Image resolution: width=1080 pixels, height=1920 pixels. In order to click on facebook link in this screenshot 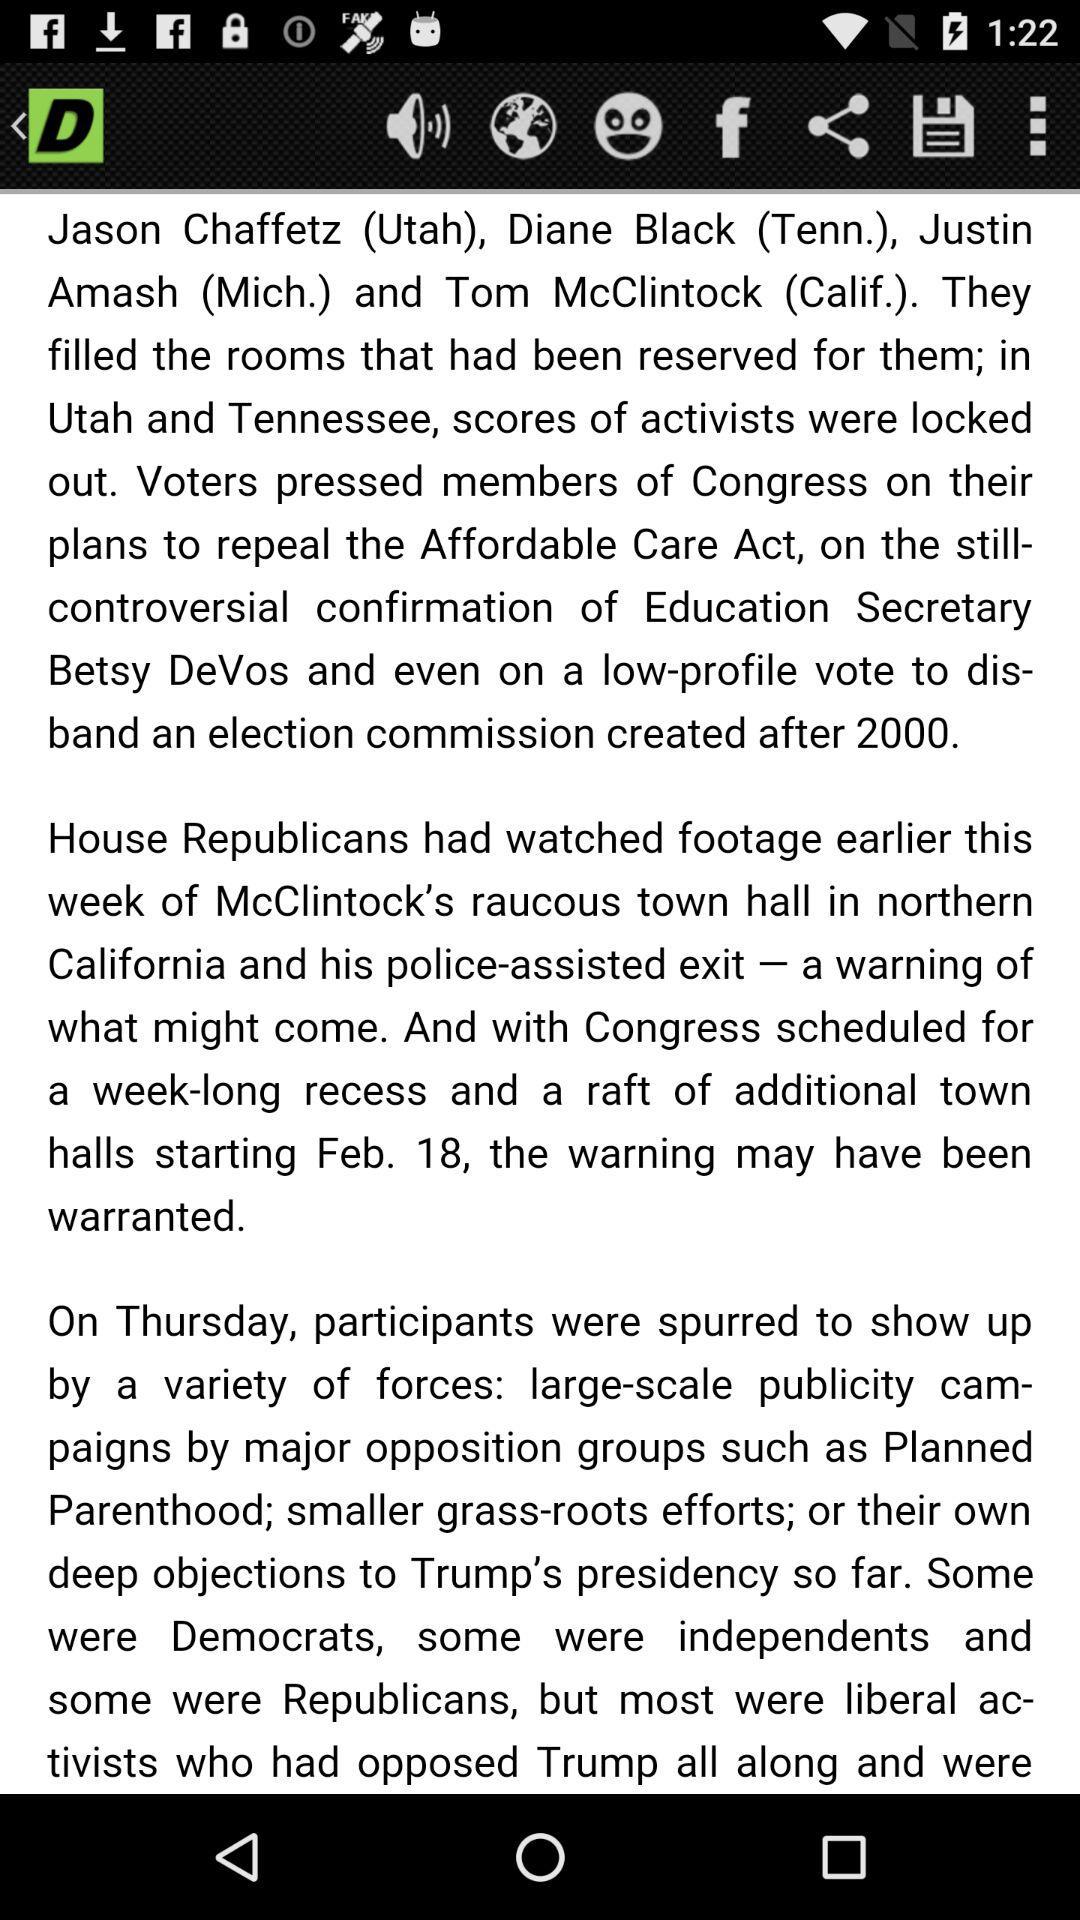, I will do `click(733, 124)`.